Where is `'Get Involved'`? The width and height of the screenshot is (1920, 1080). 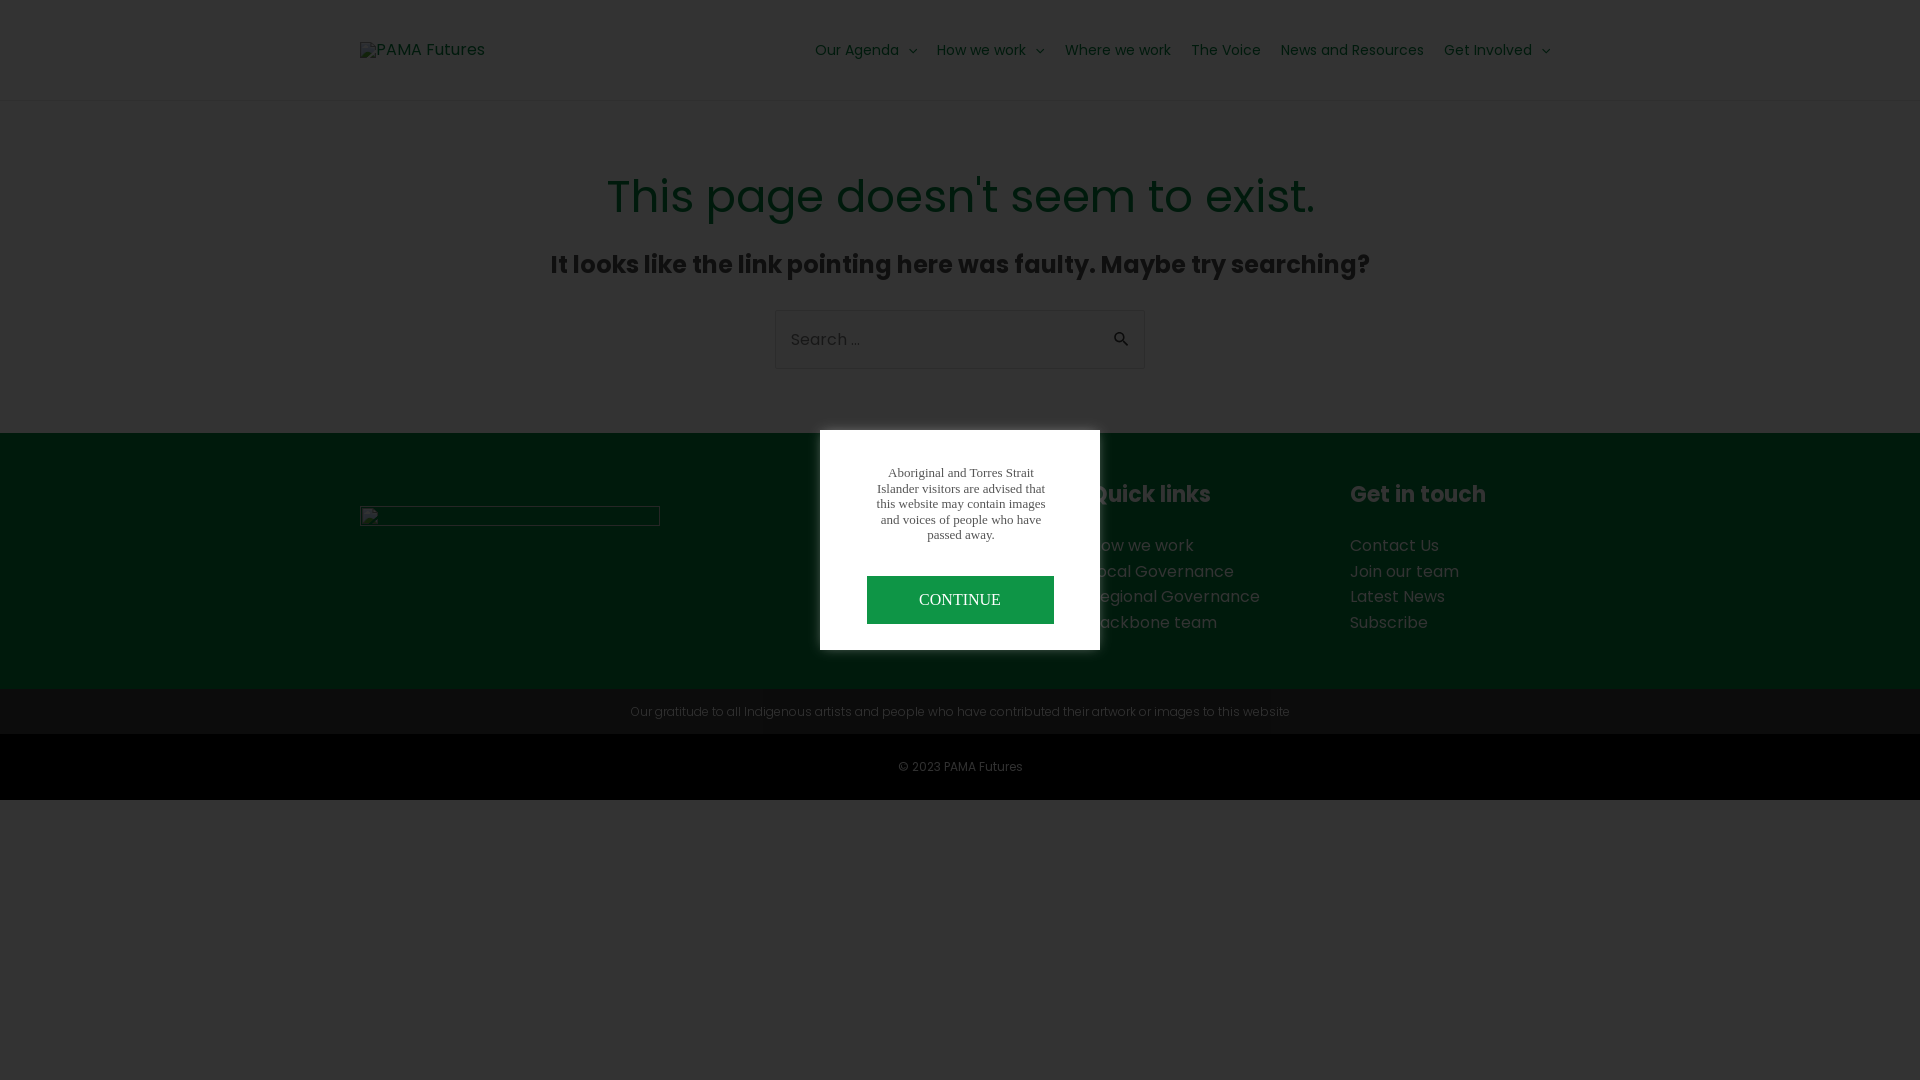
'Get Involved' is located at coordinates (1497, 49).